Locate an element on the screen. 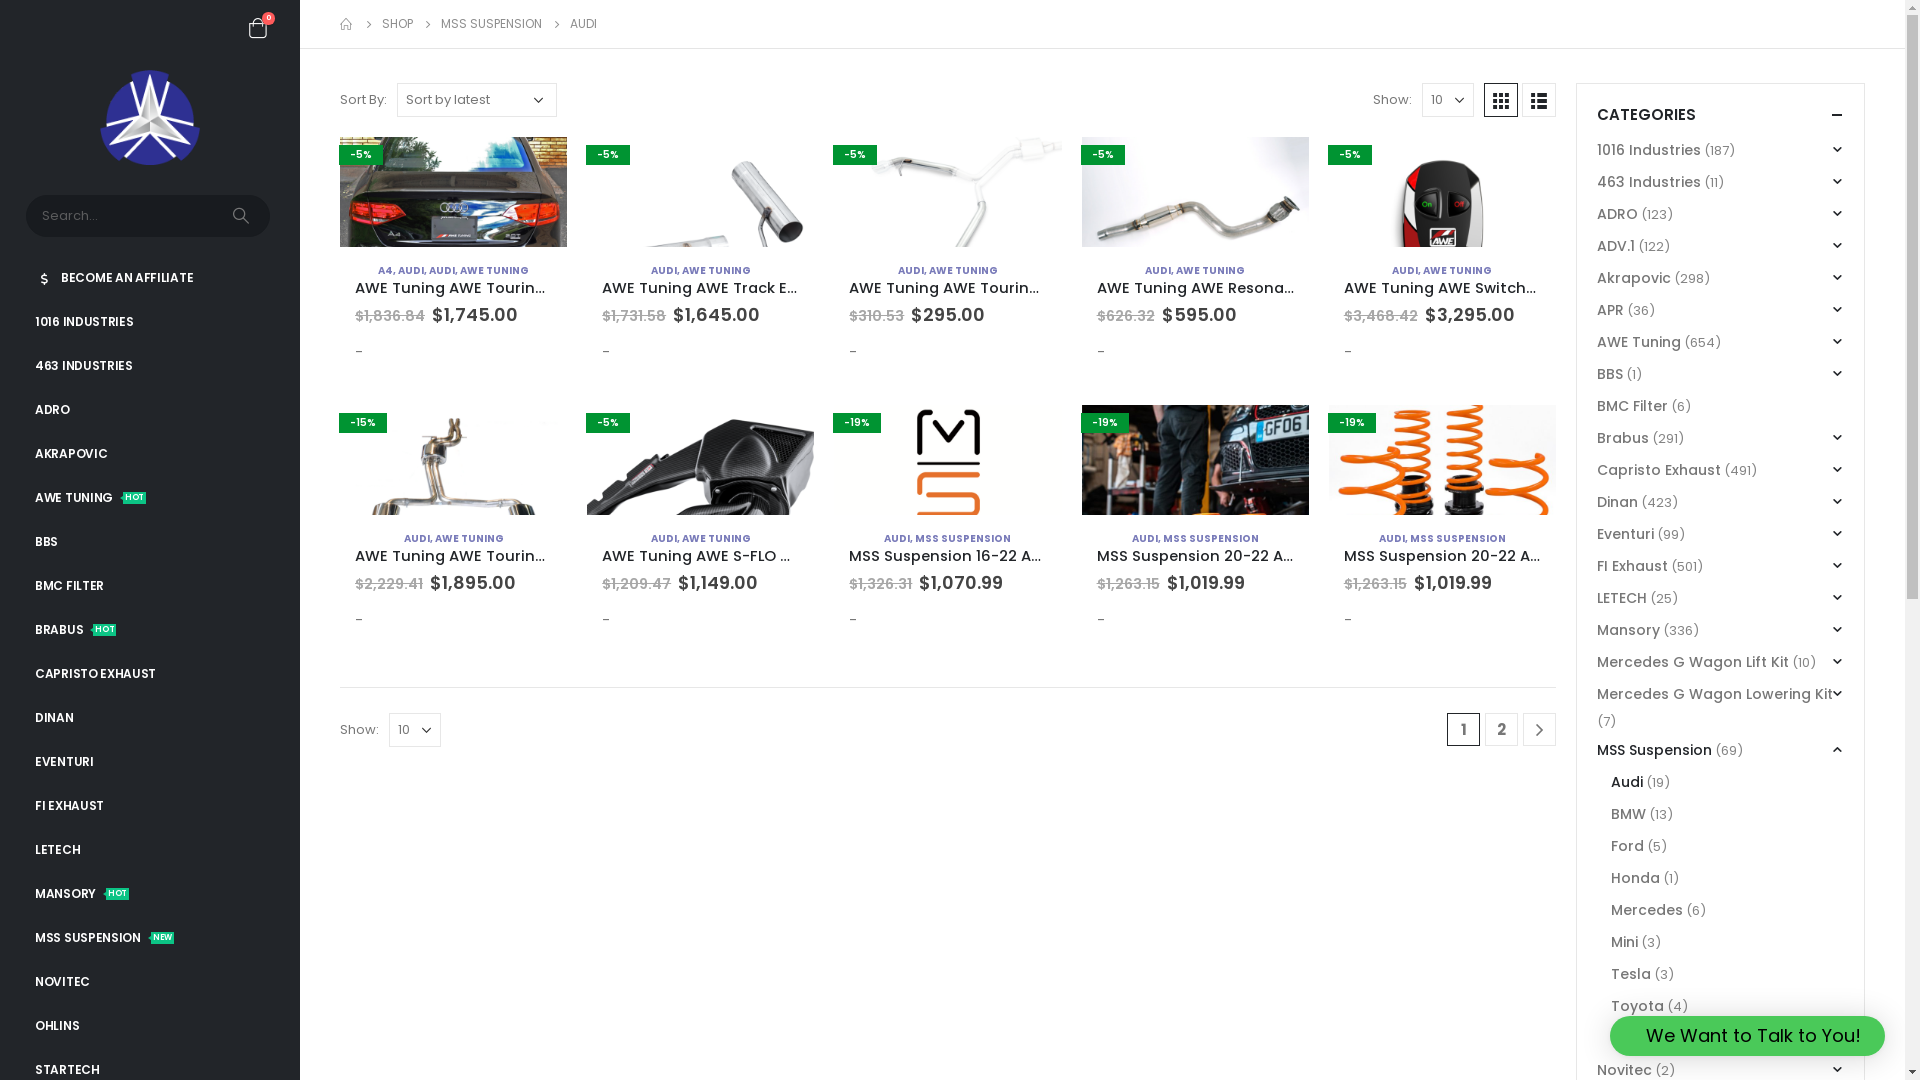  'BRABUSHOT' is located at coordinates (148, 630).